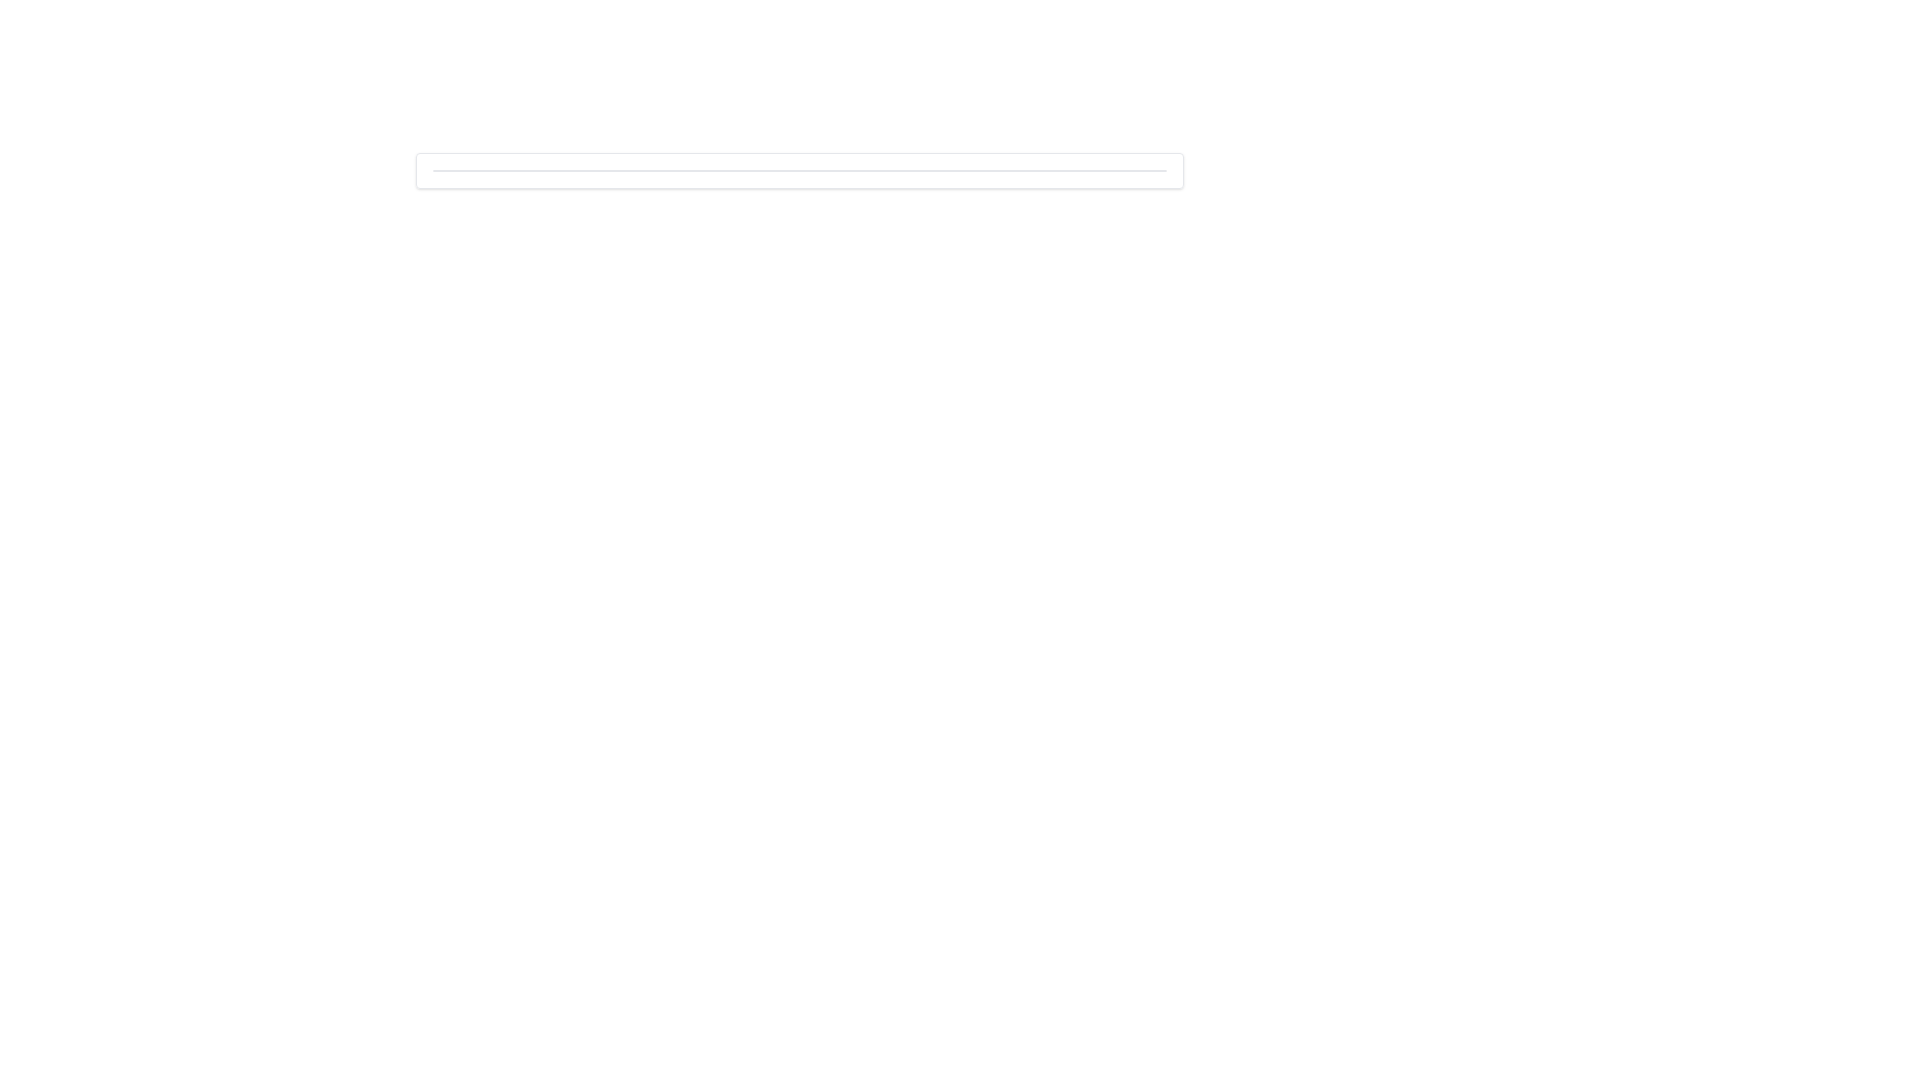 The width and height of the screenshot is (1920, 1080). I want to click on the 'Hide Info' button, a small rectangular button with rounded corners, so click(1116, 148).